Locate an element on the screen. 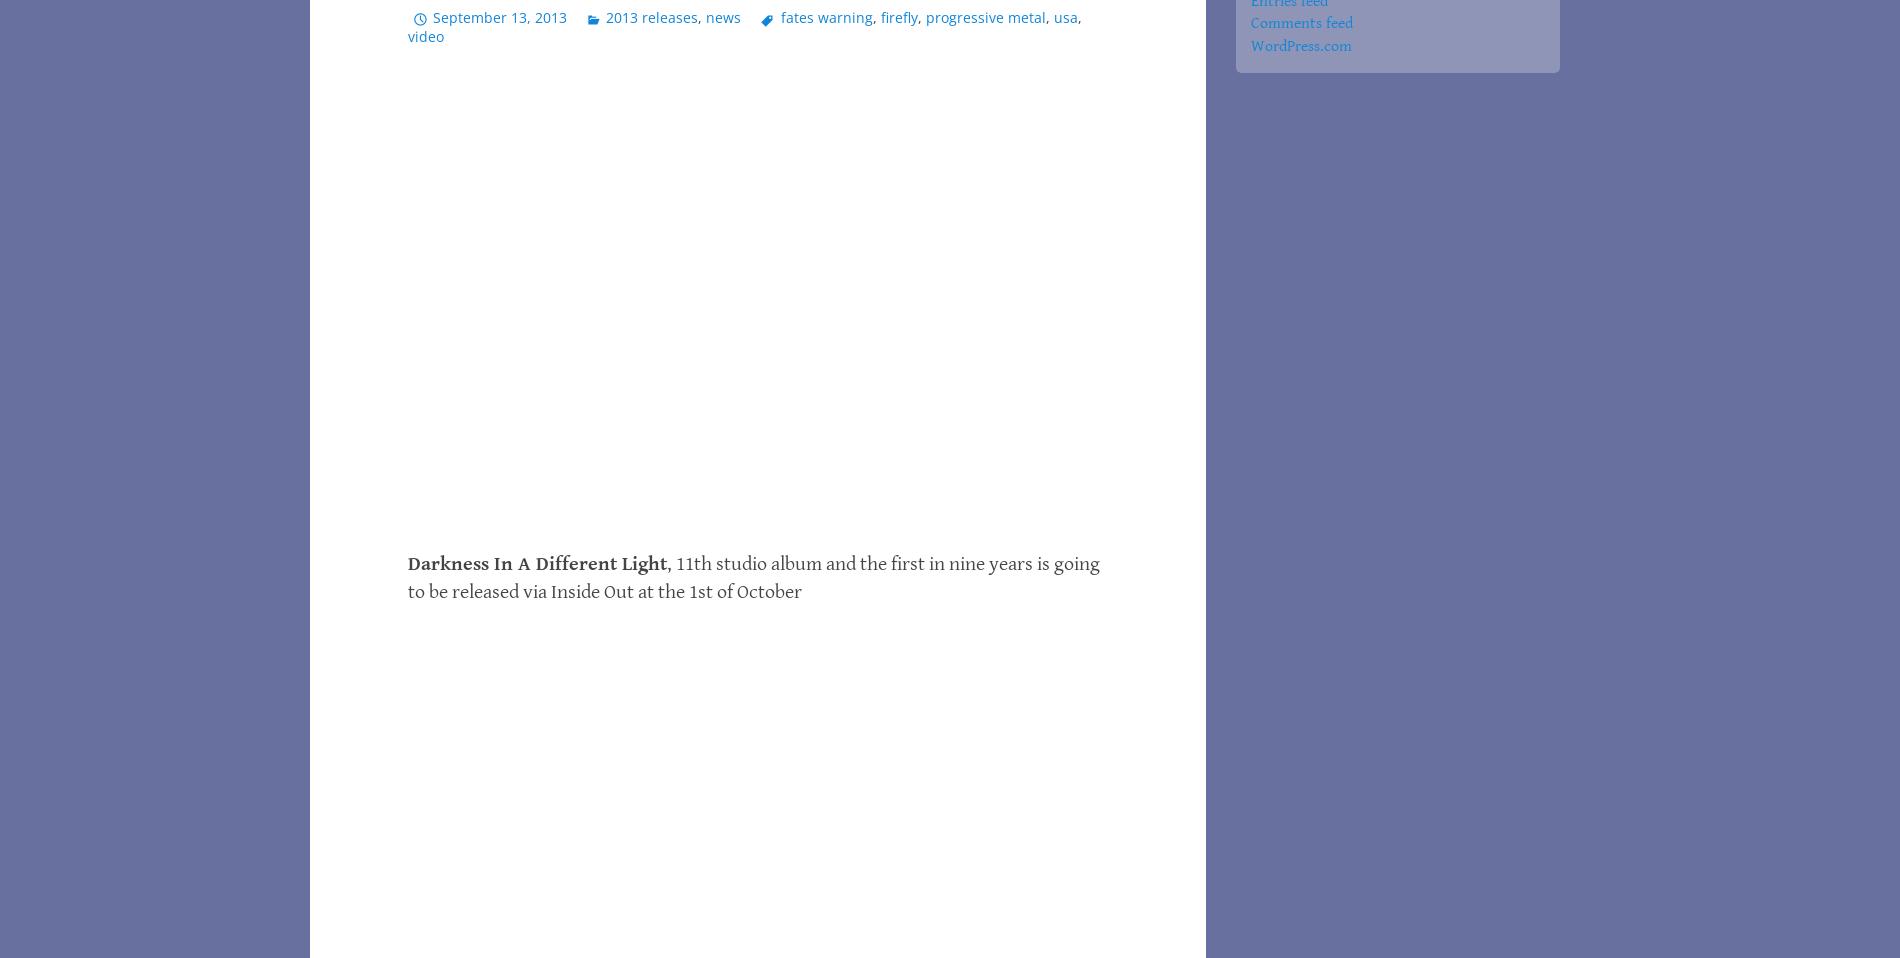 This screenshot has height=958, width=1900. '2013 releases' is located at coordinates (652, 15).